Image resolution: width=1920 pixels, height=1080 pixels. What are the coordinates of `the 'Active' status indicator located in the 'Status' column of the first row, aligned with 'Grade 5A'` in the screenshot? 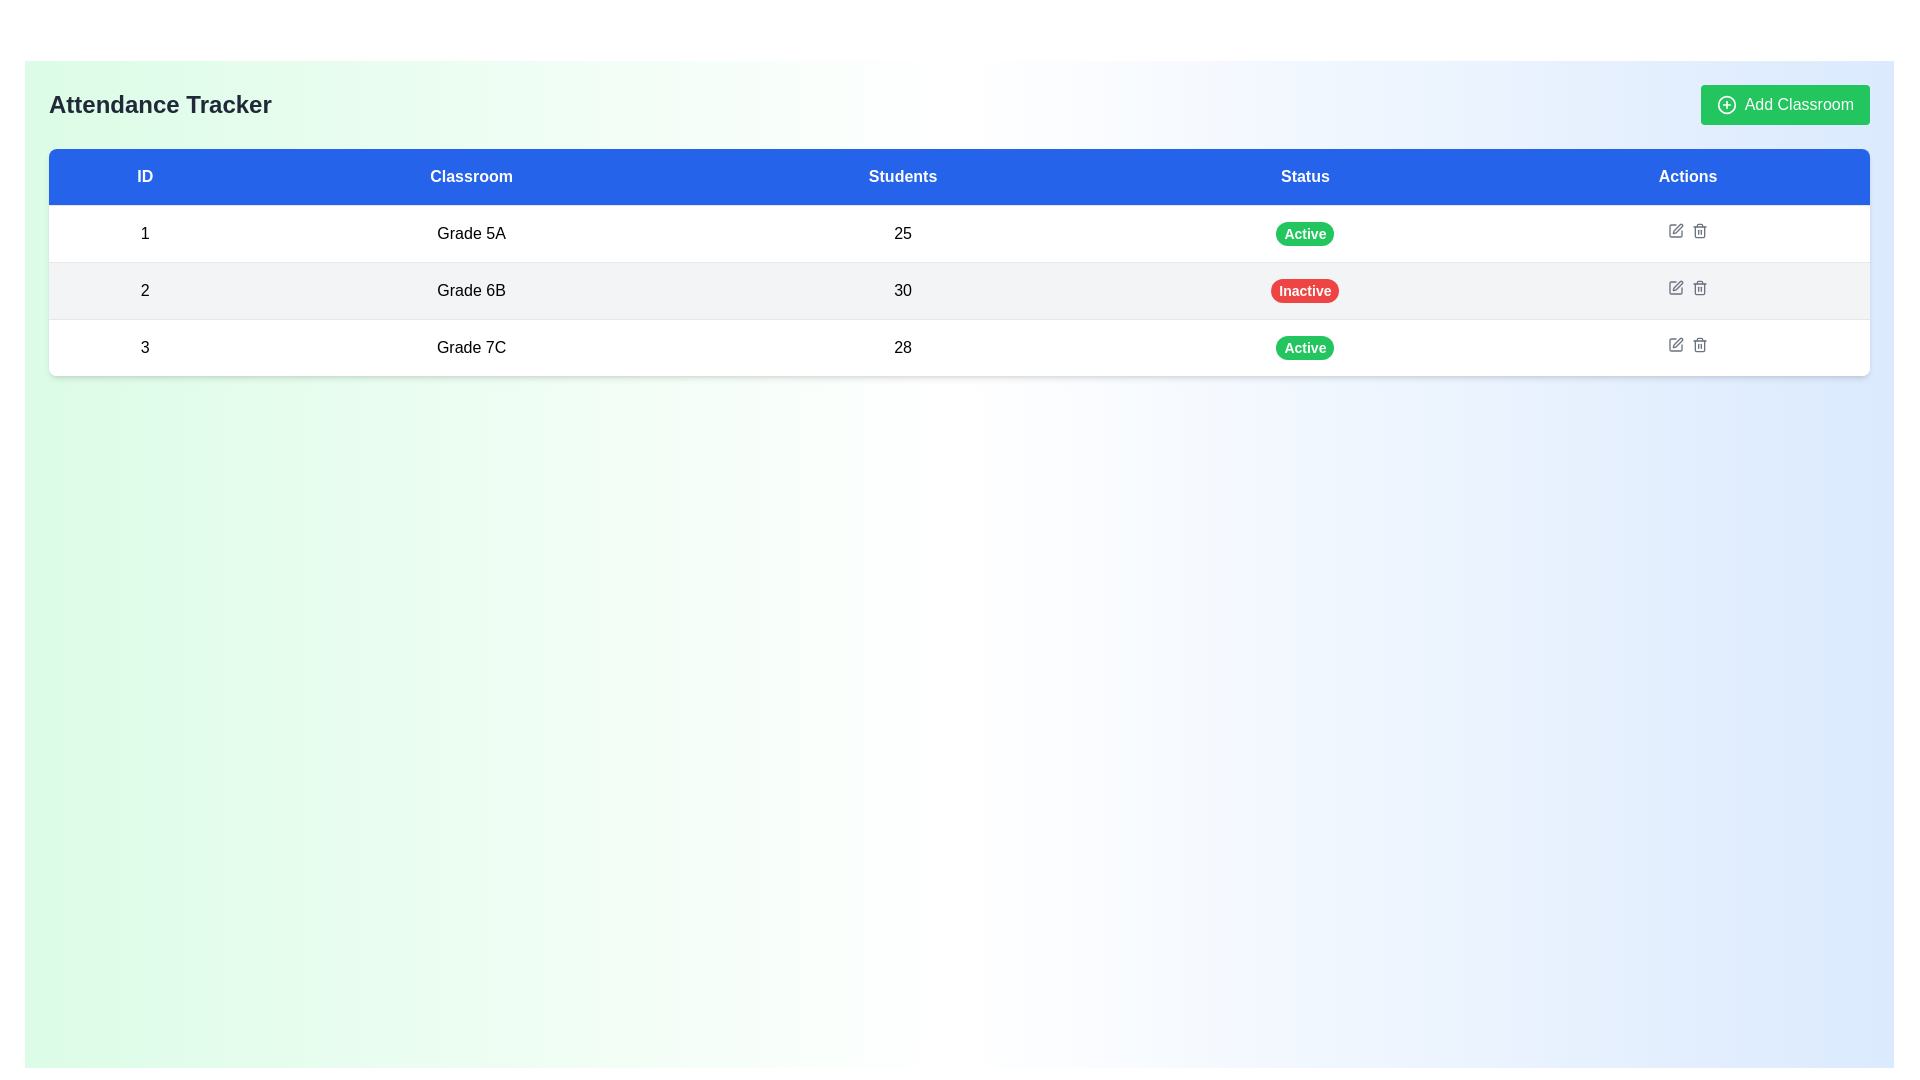 It's located at (1305, 233).